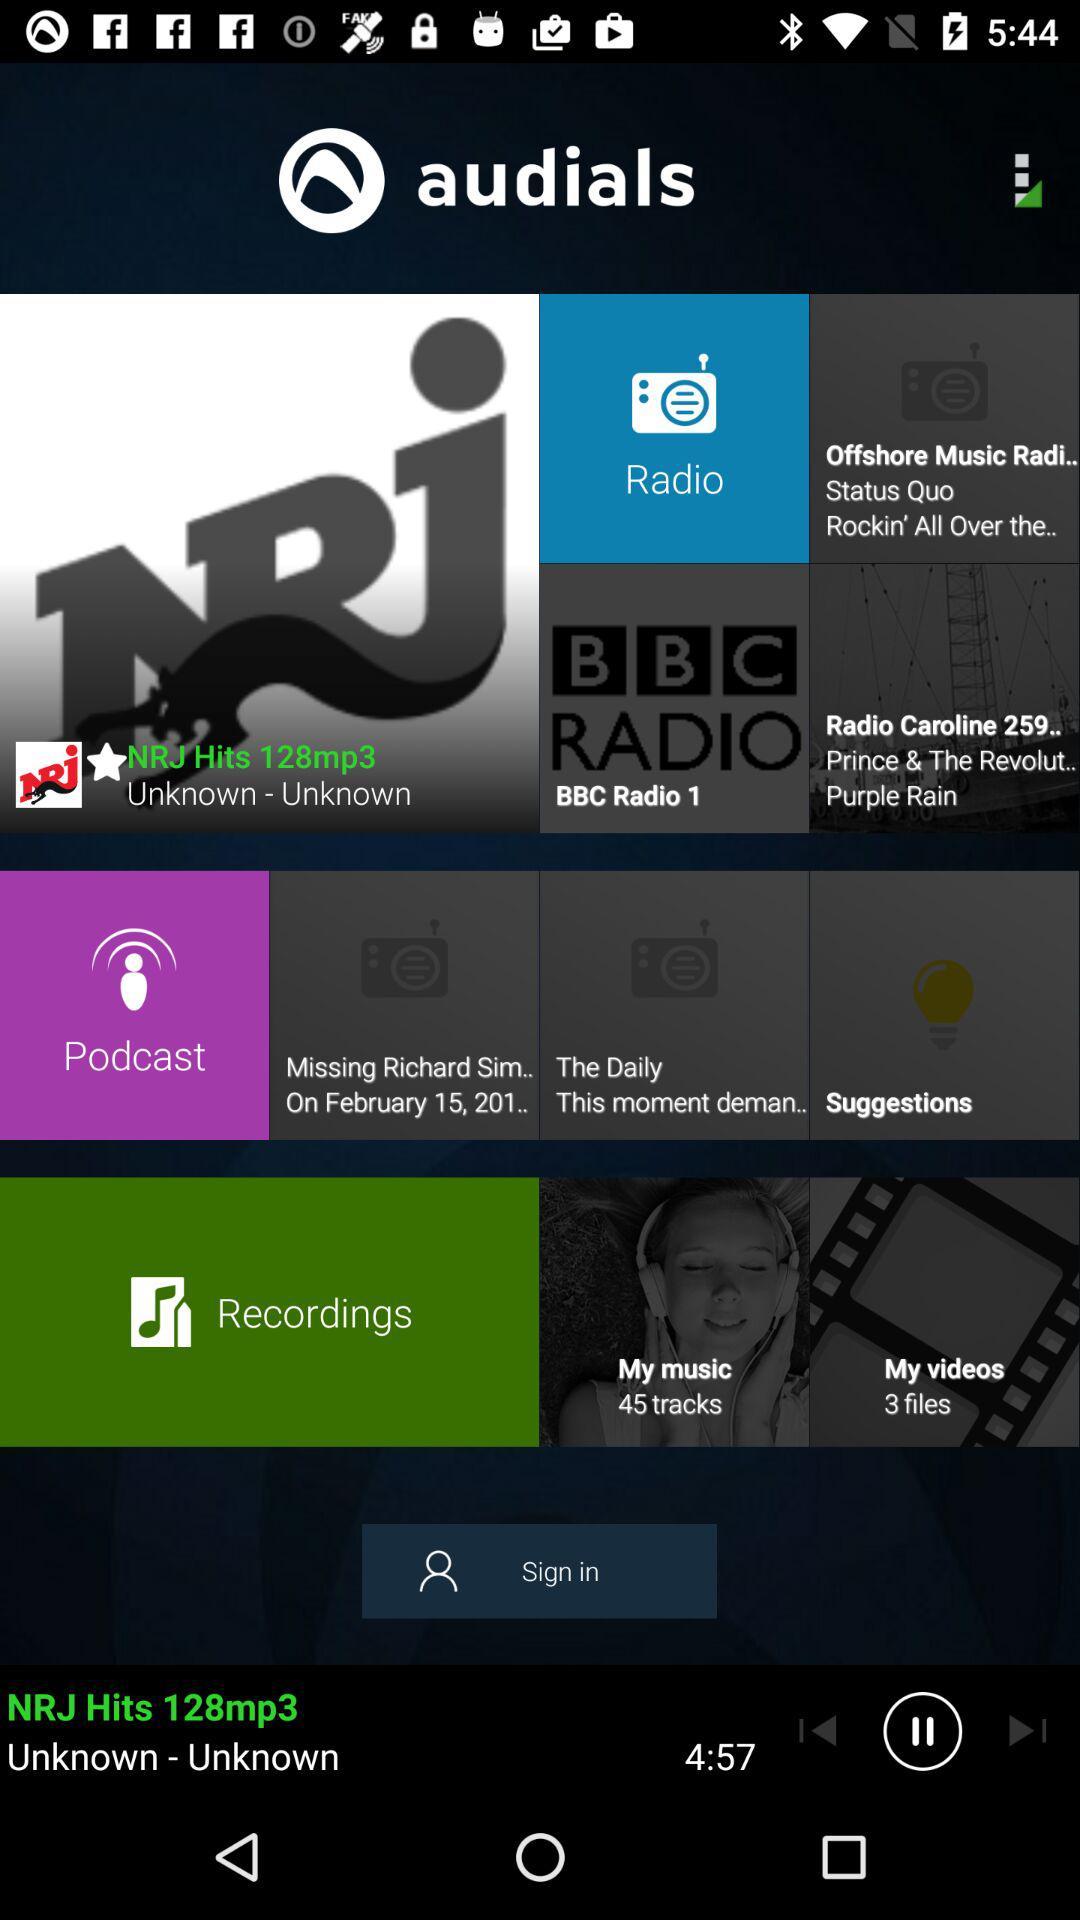 The width and height of the screenshot is (1080, 1920). What do you see at coordinates (922, 1730) in the screenshot?
I see `the pause icon` at bounding box center [922, 1730].